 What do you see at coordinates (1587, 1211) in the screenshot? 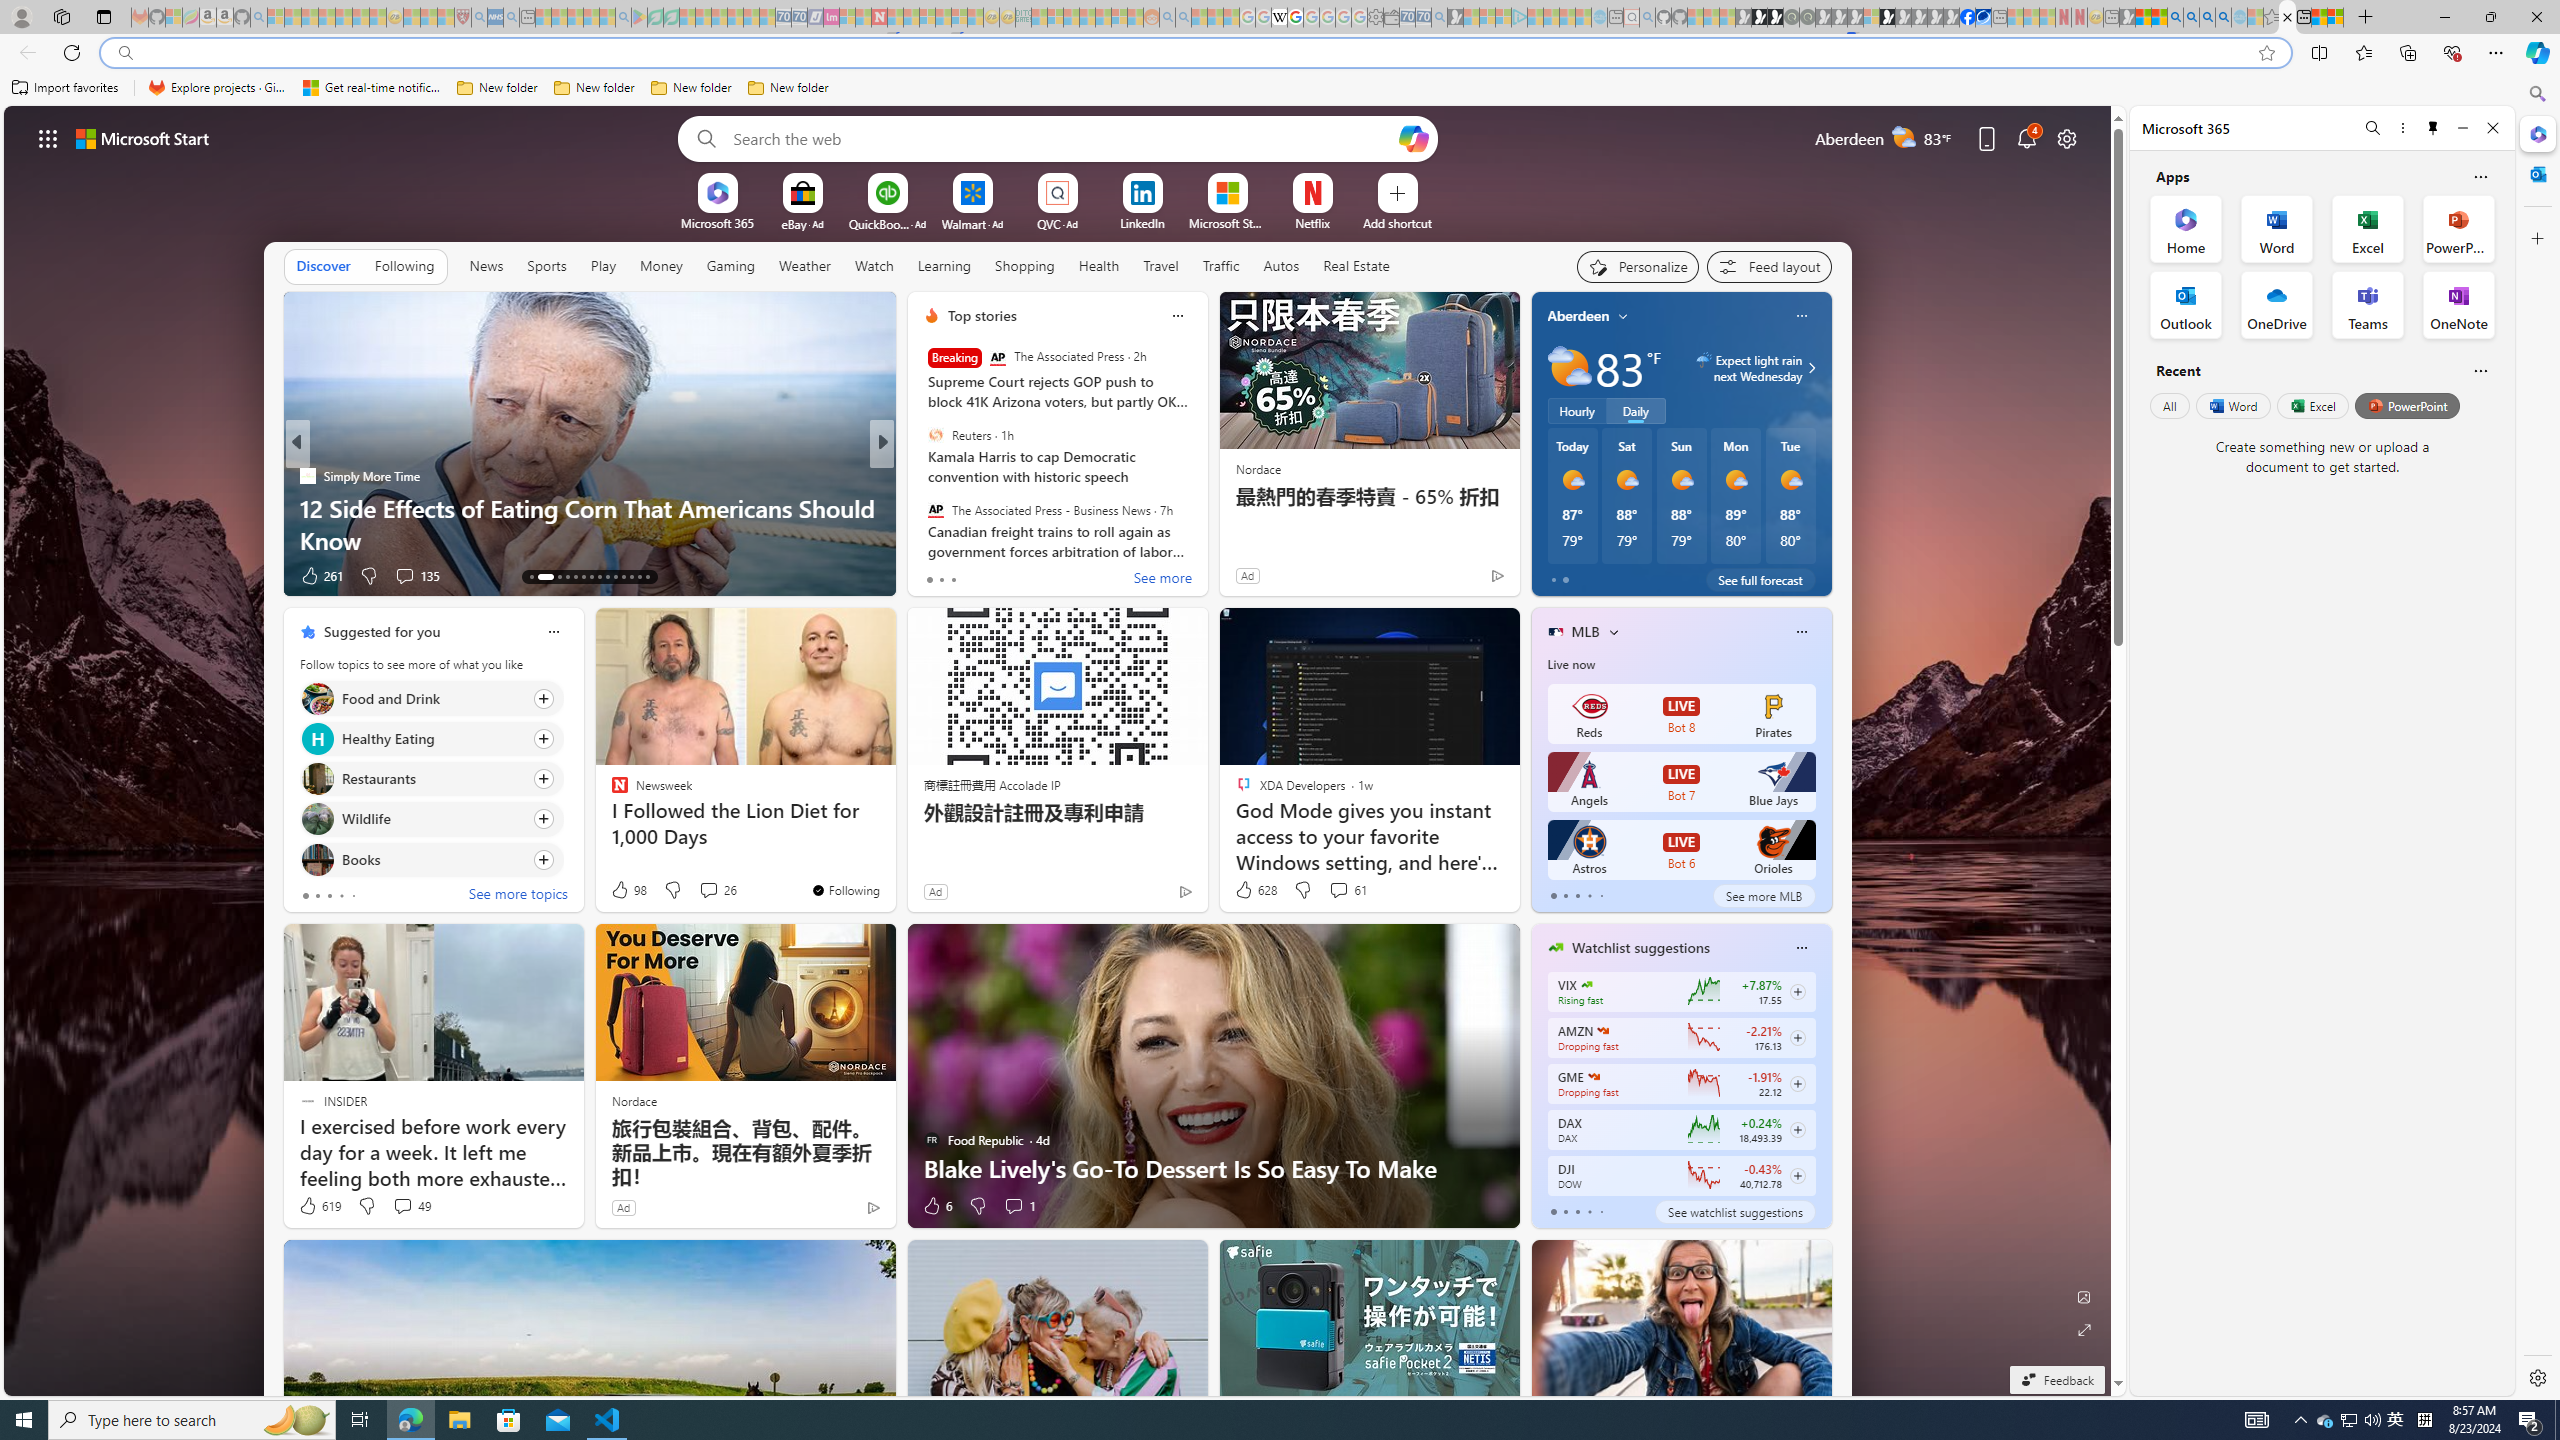
I see `'tab-3'` at bounding box center [1587, 1211].